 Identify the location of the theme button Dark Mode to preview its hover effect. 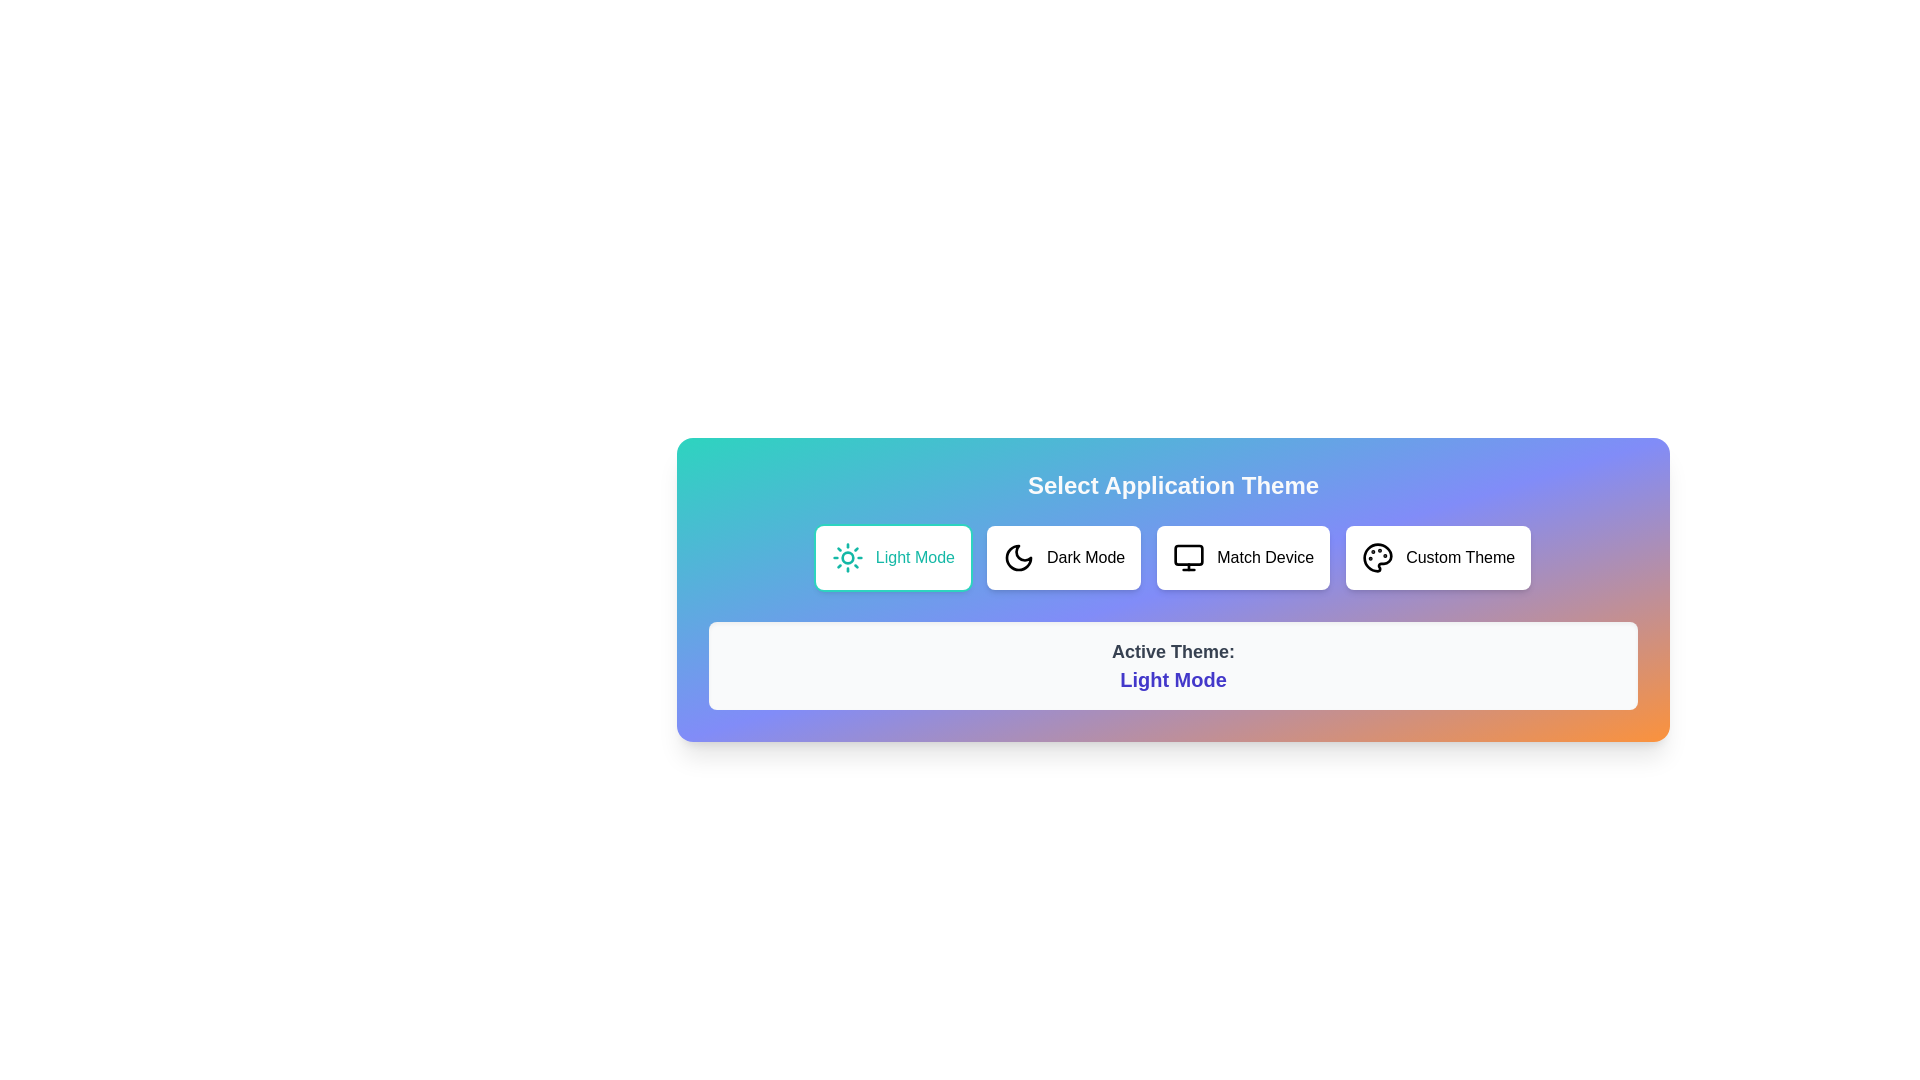
(1063, 558).